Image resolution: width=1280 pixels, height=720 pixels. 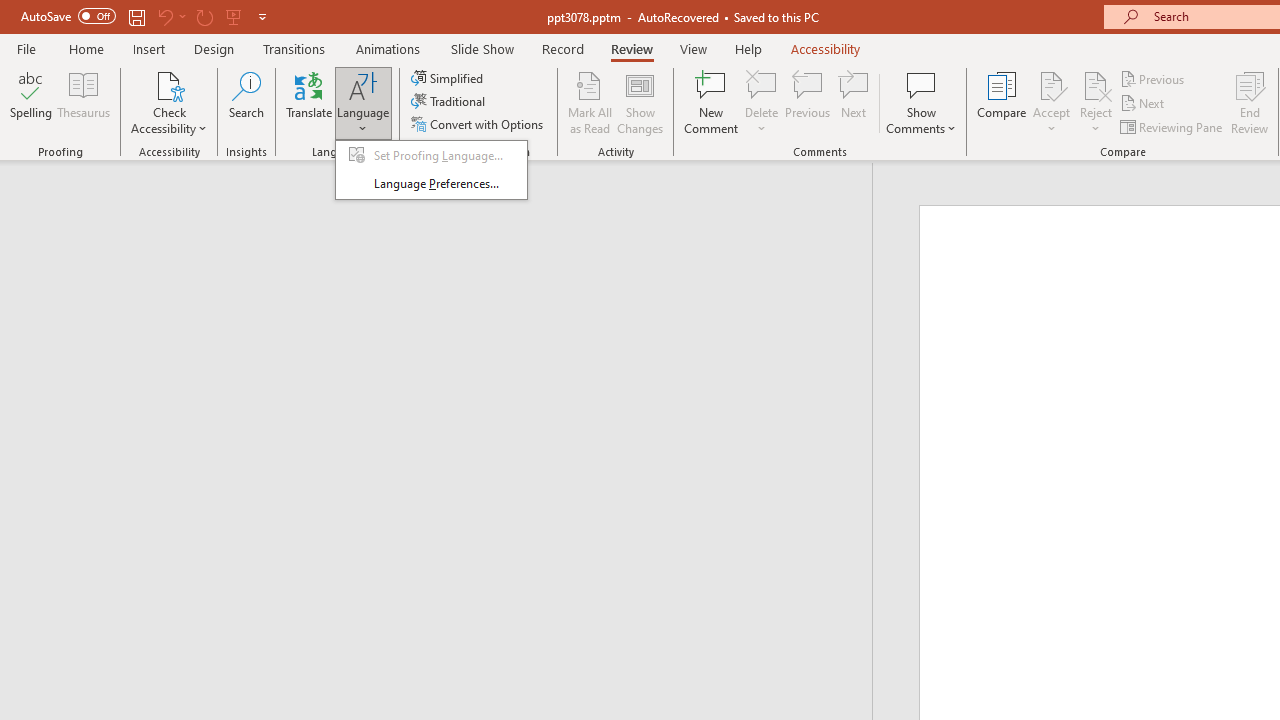 What do you see at coordinates (761, 84) in the screenshot?
I see `'Delete'` at bounding box center [761, 84].